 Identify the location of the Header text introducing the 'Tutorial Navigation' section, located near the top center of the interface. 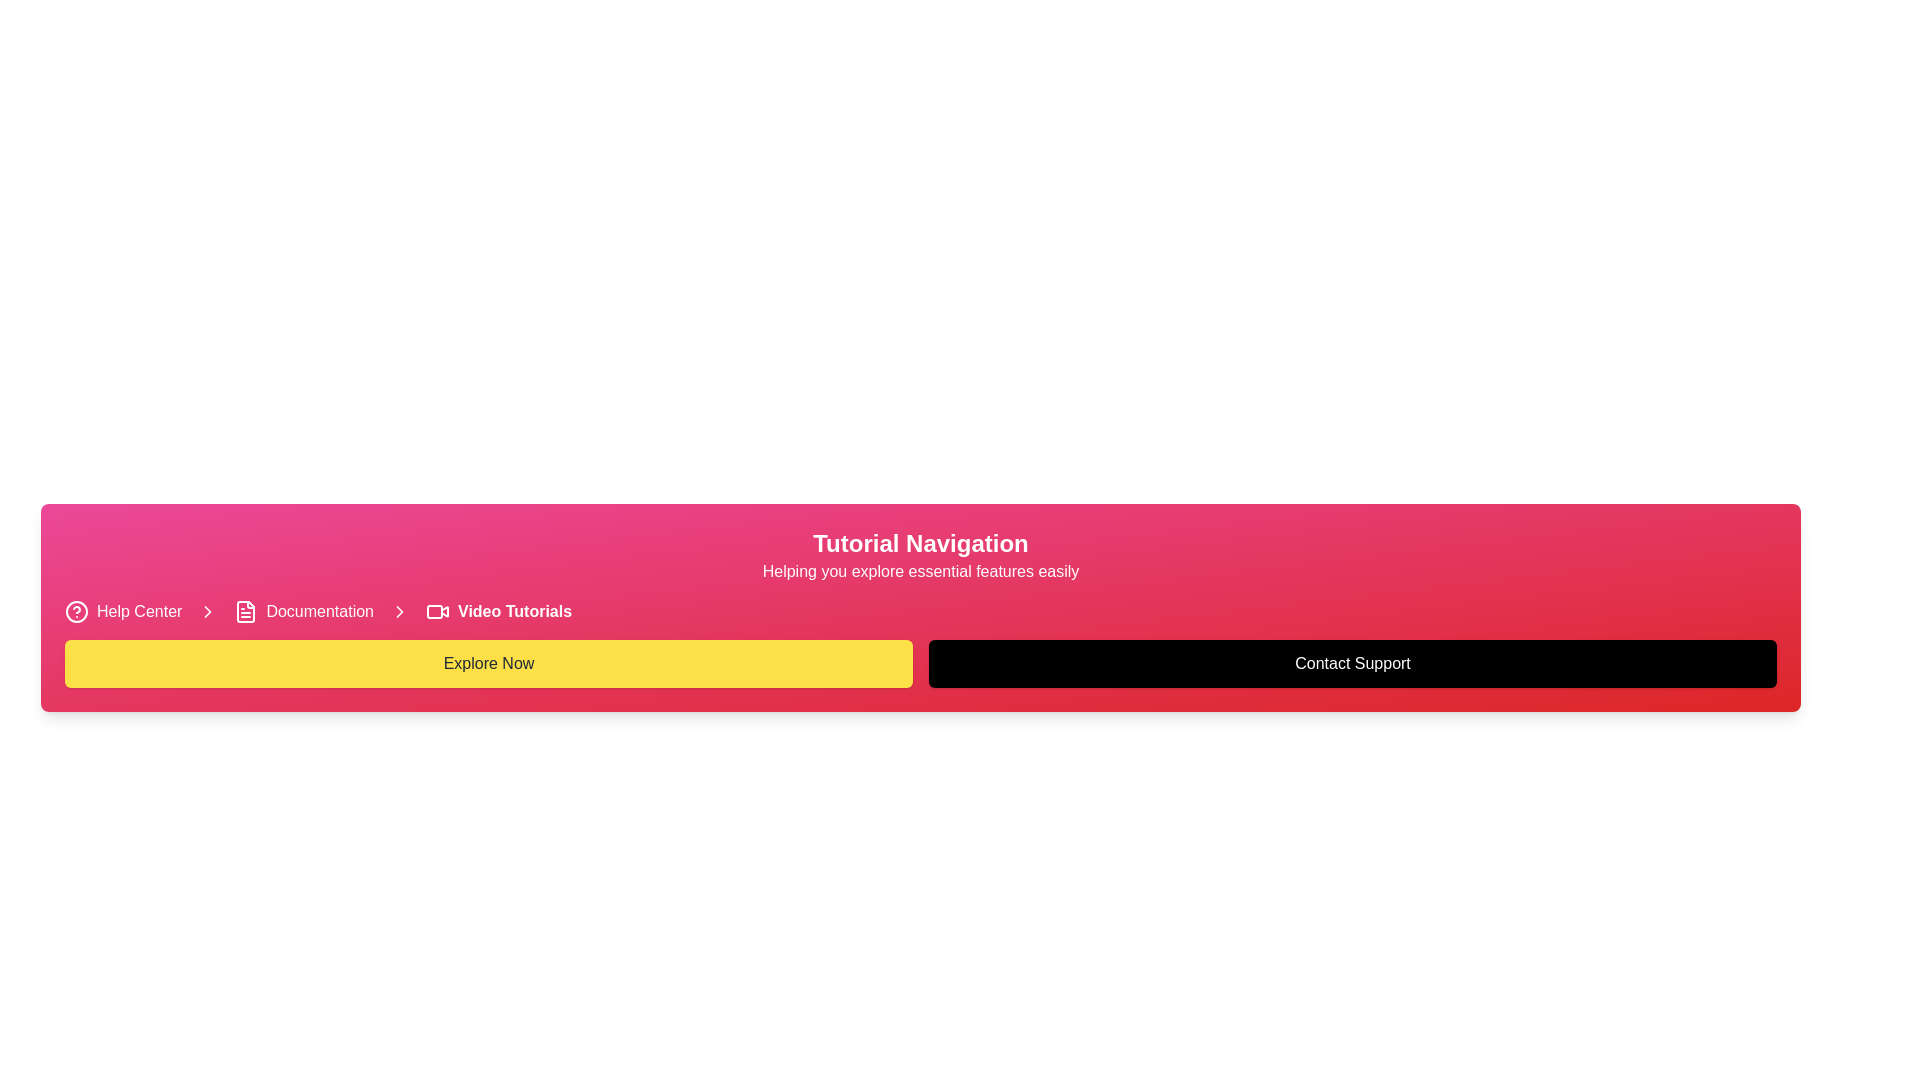
(920, 543).